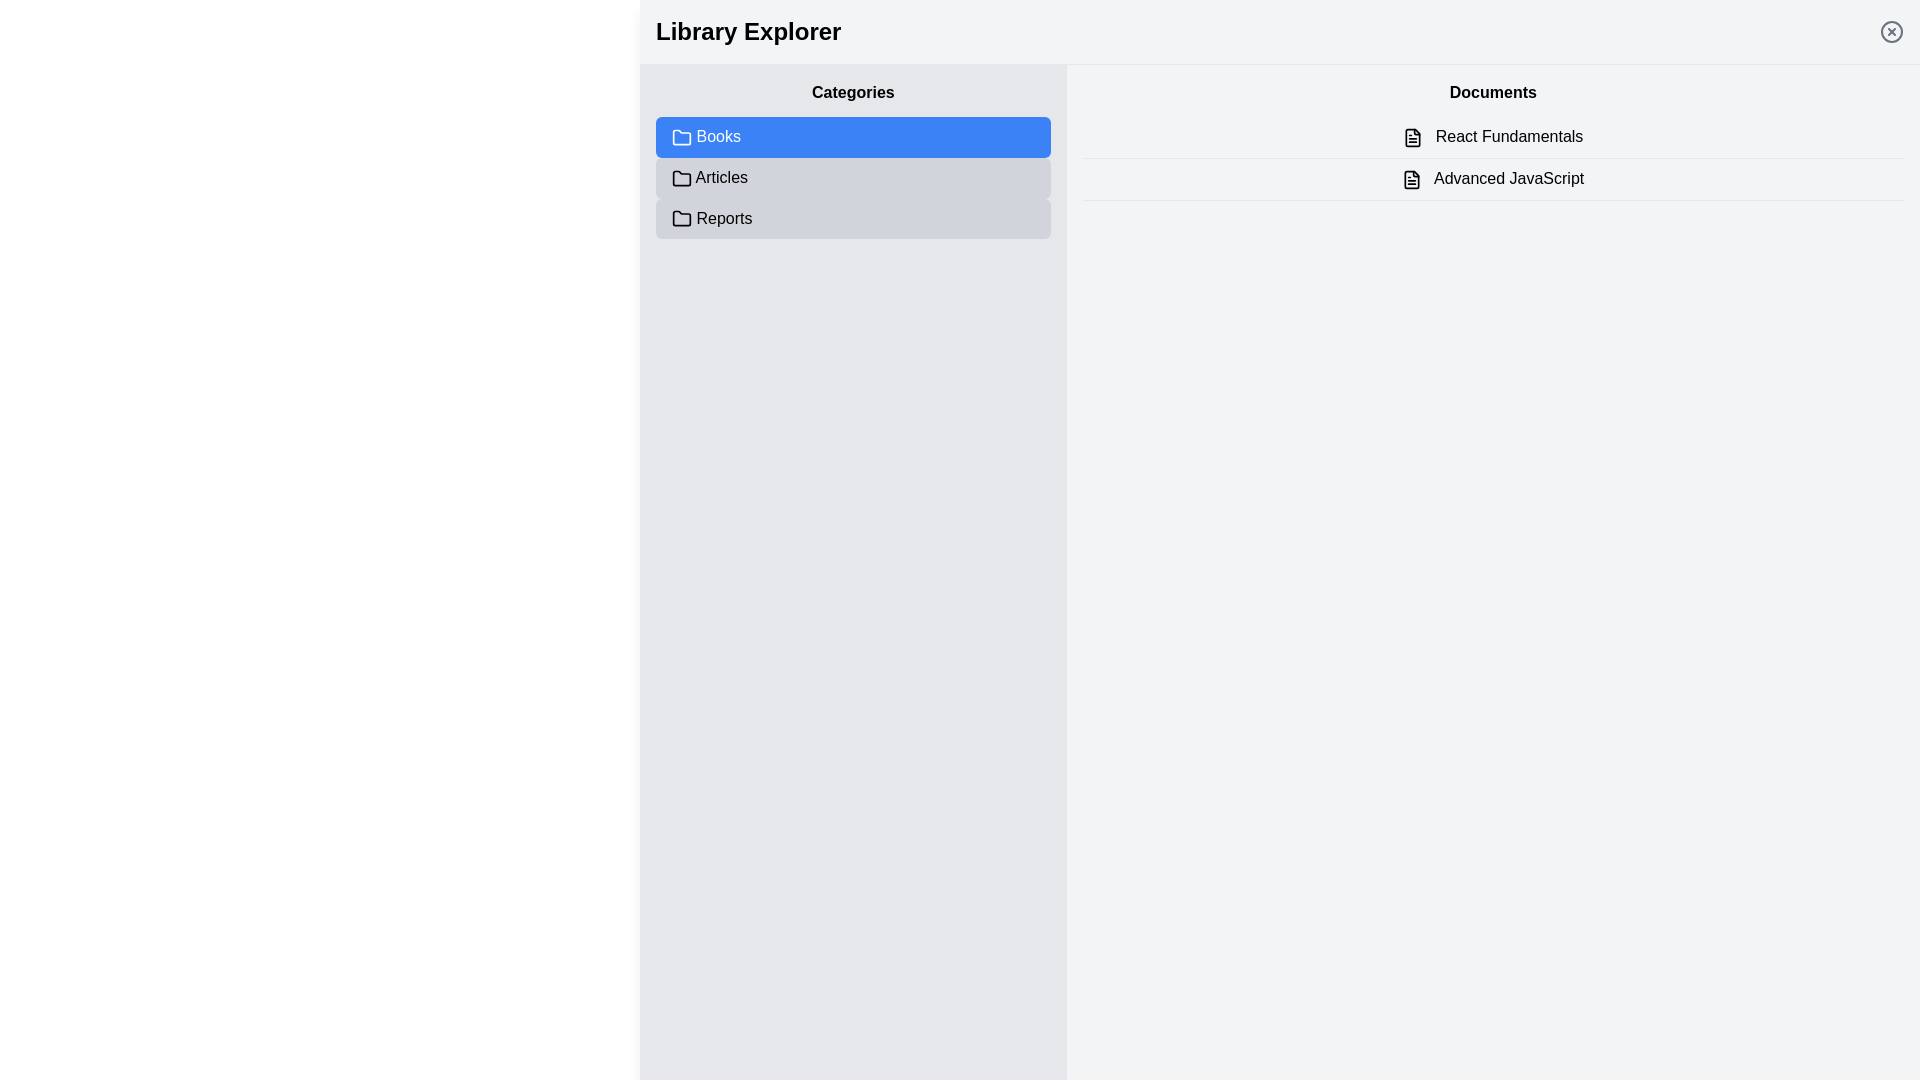  Describe the element at coordinates (1412, 136) in the screenshot. I see `the document icon for 'React Fundamentals' located in the 'Documents' section on the right panel` at that location.